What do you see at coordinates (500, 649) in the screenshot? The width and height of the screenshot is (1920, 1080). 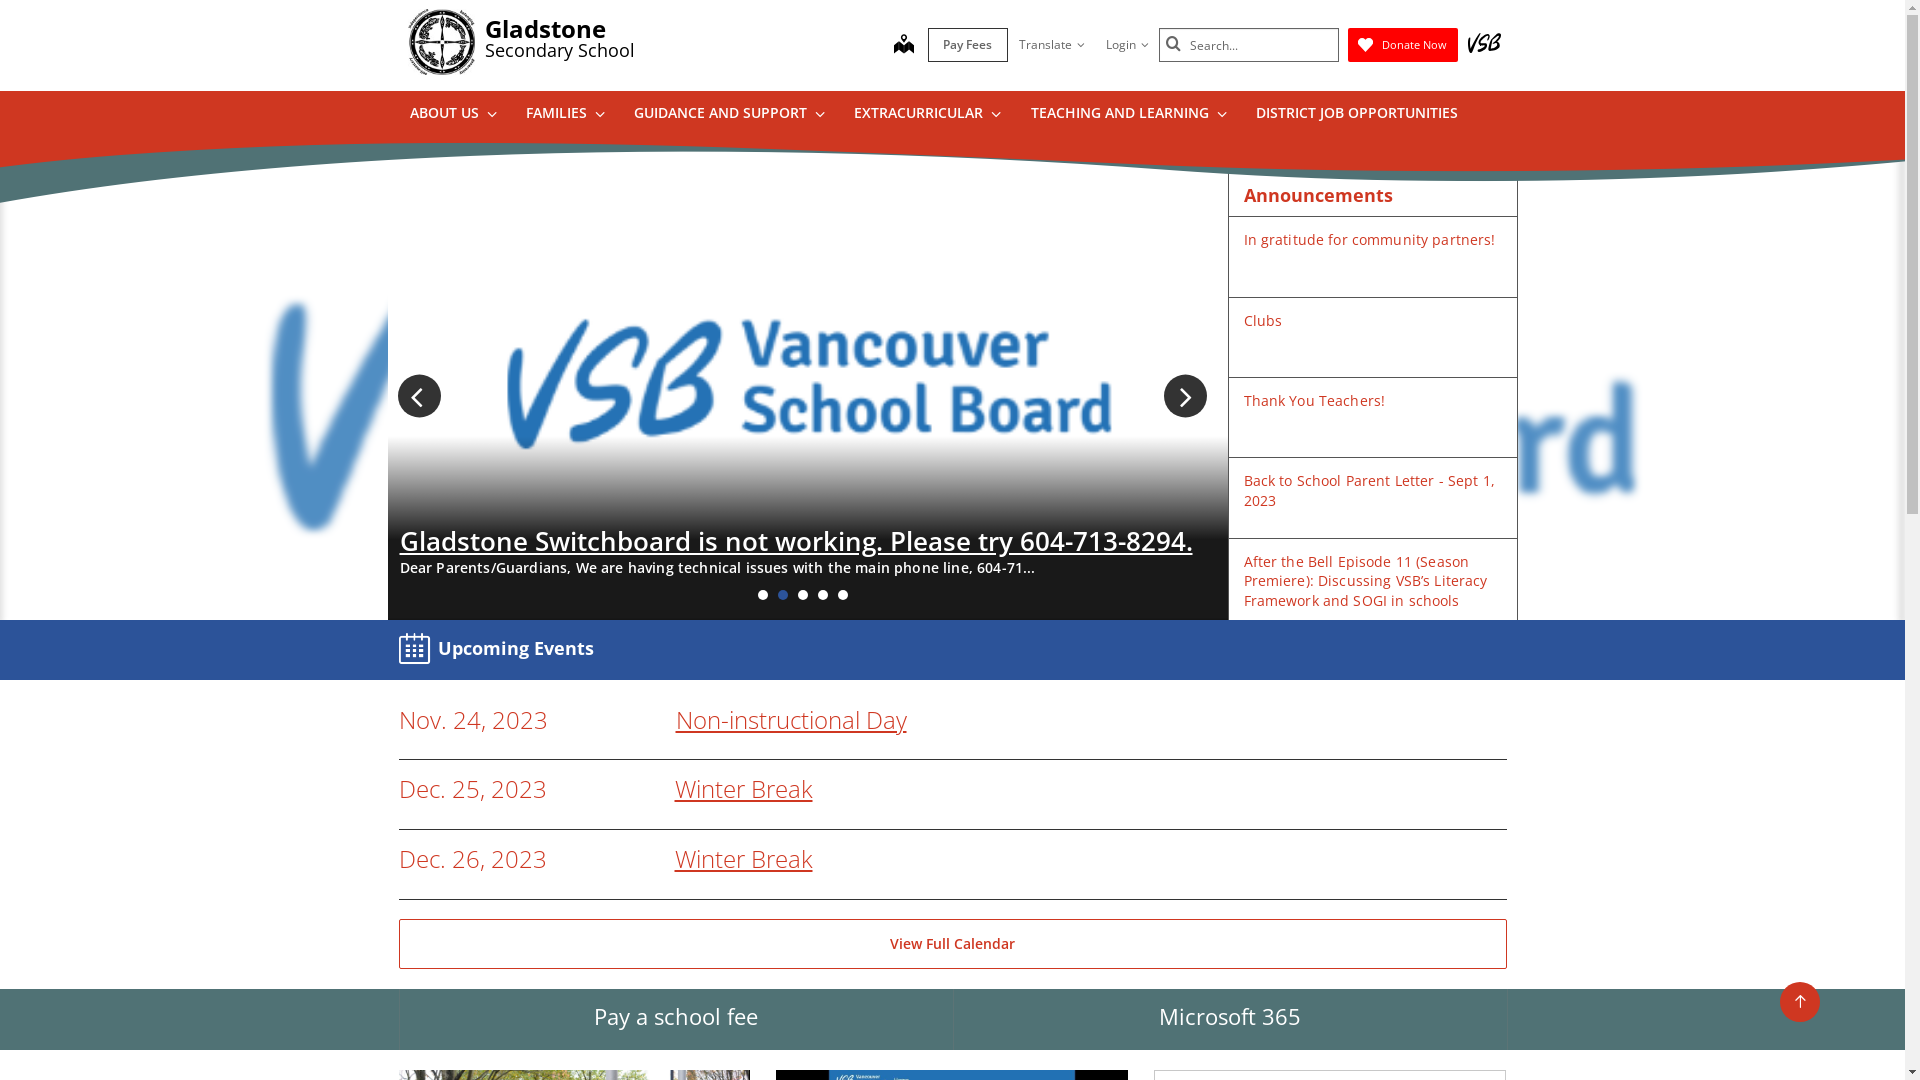 I see `'Upcoming Events'` at bounding box center [500, 649].